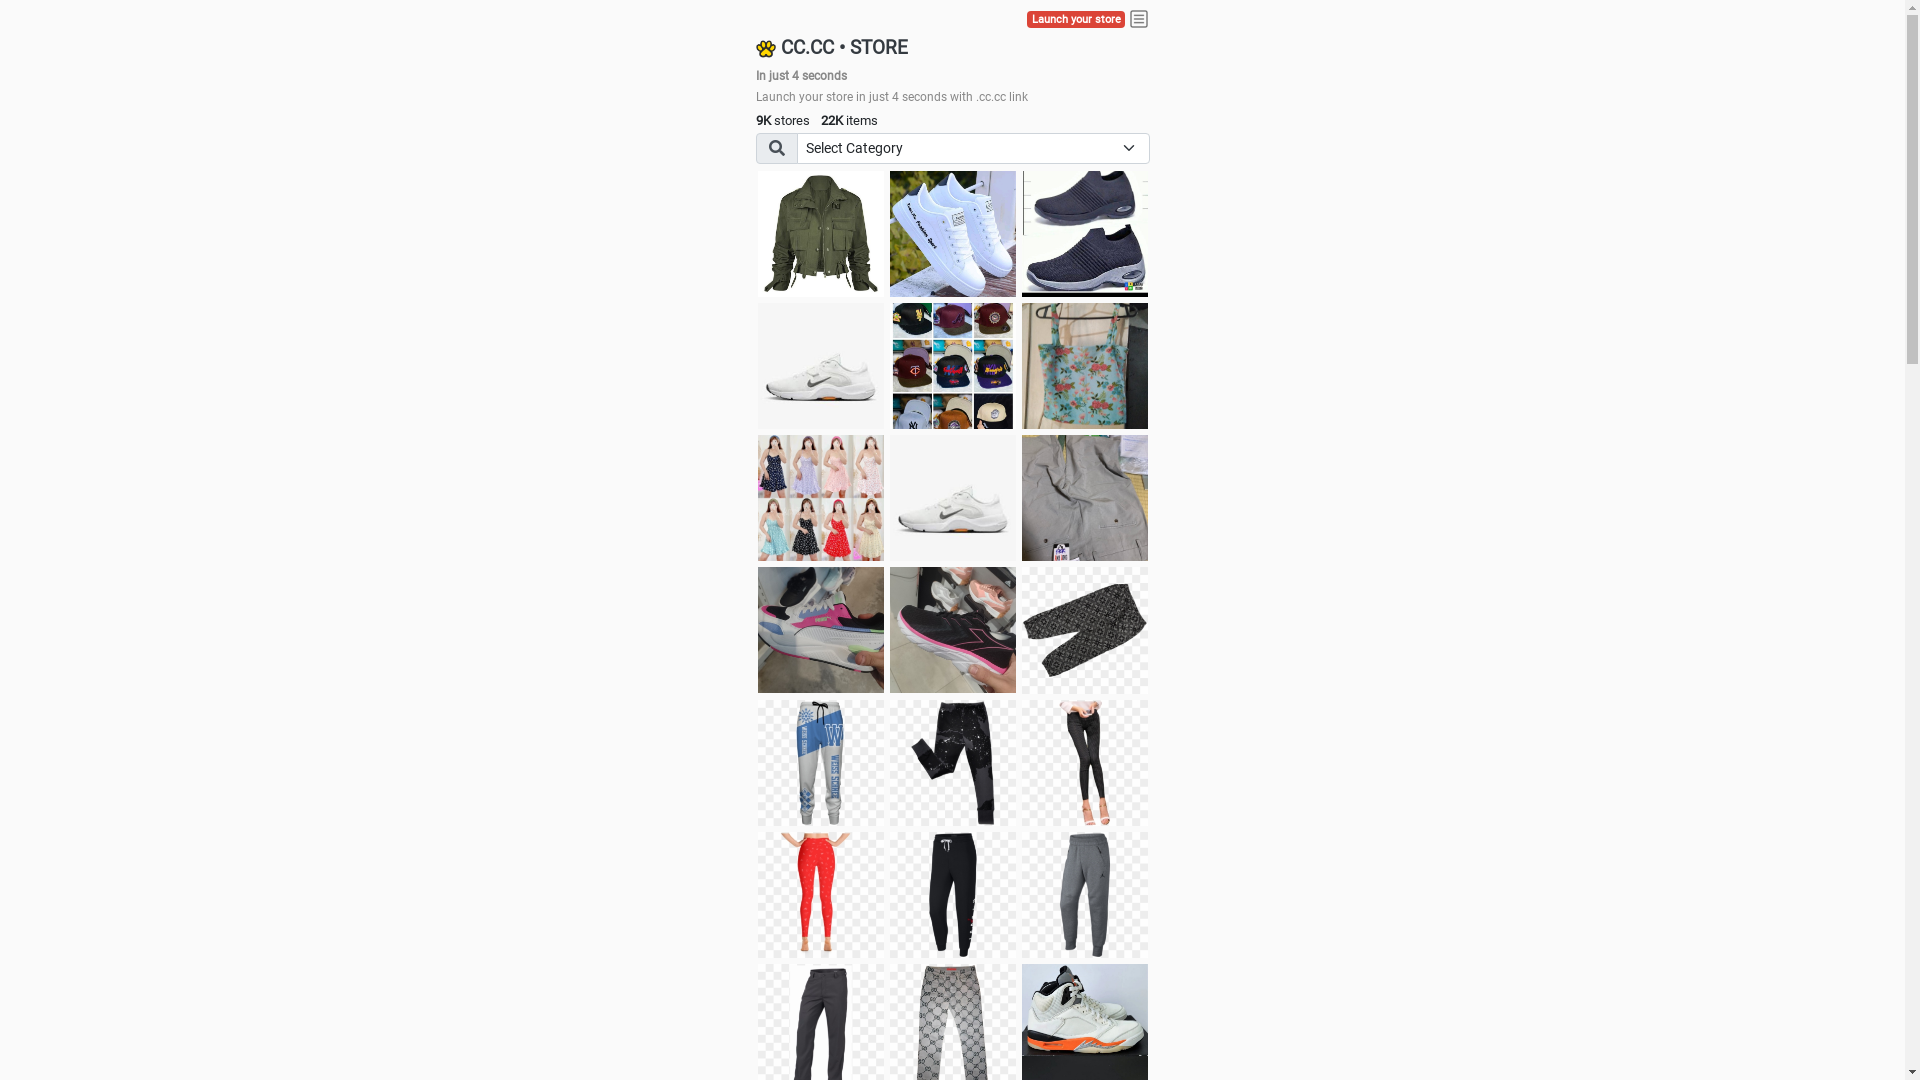 Image resolution: width=1920 pixels, height=1080 pixels. Describe the element at coordinates (1083, 628) in the screenshot. I see `'Short pant'` at that location.